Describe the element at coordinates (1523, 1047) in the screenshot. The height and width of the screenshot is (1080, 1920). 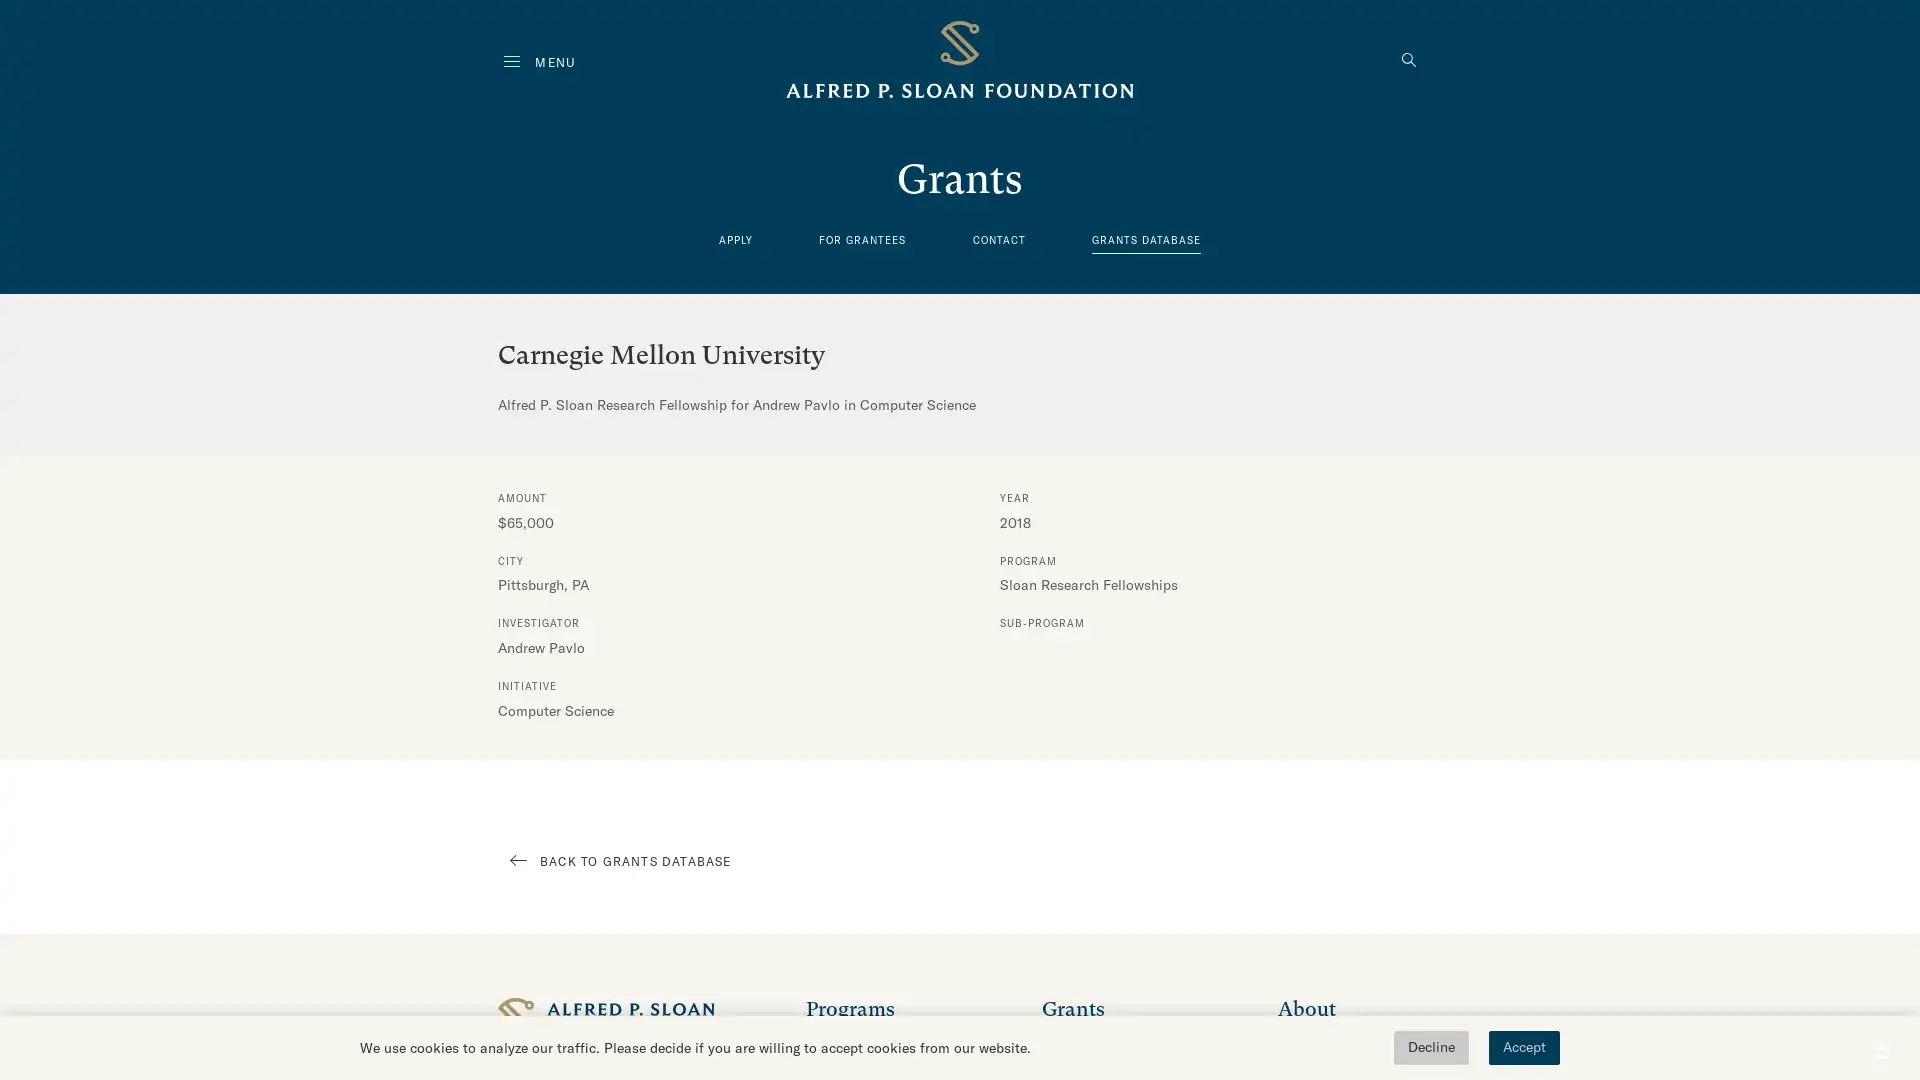
I see `Accept` at that location.